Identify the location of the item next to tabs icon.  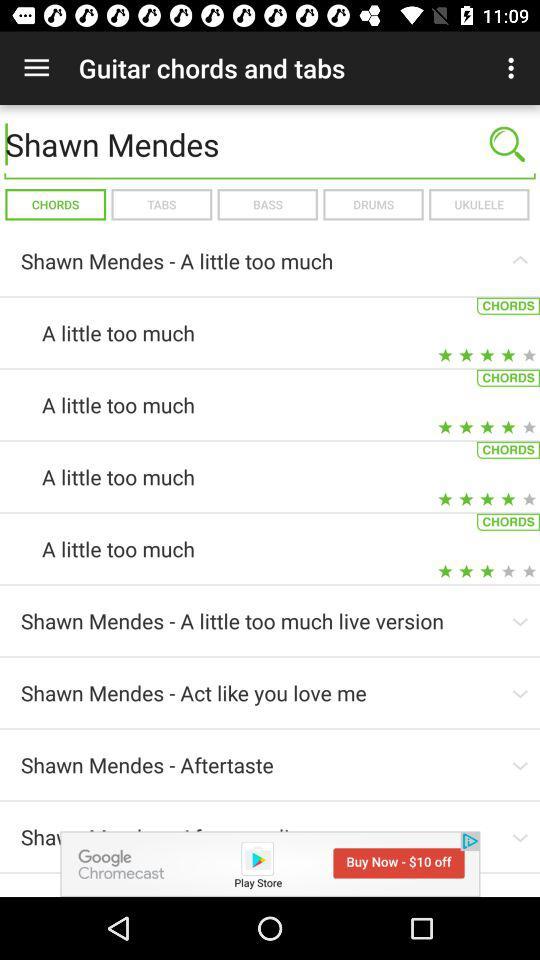
(267, 204).